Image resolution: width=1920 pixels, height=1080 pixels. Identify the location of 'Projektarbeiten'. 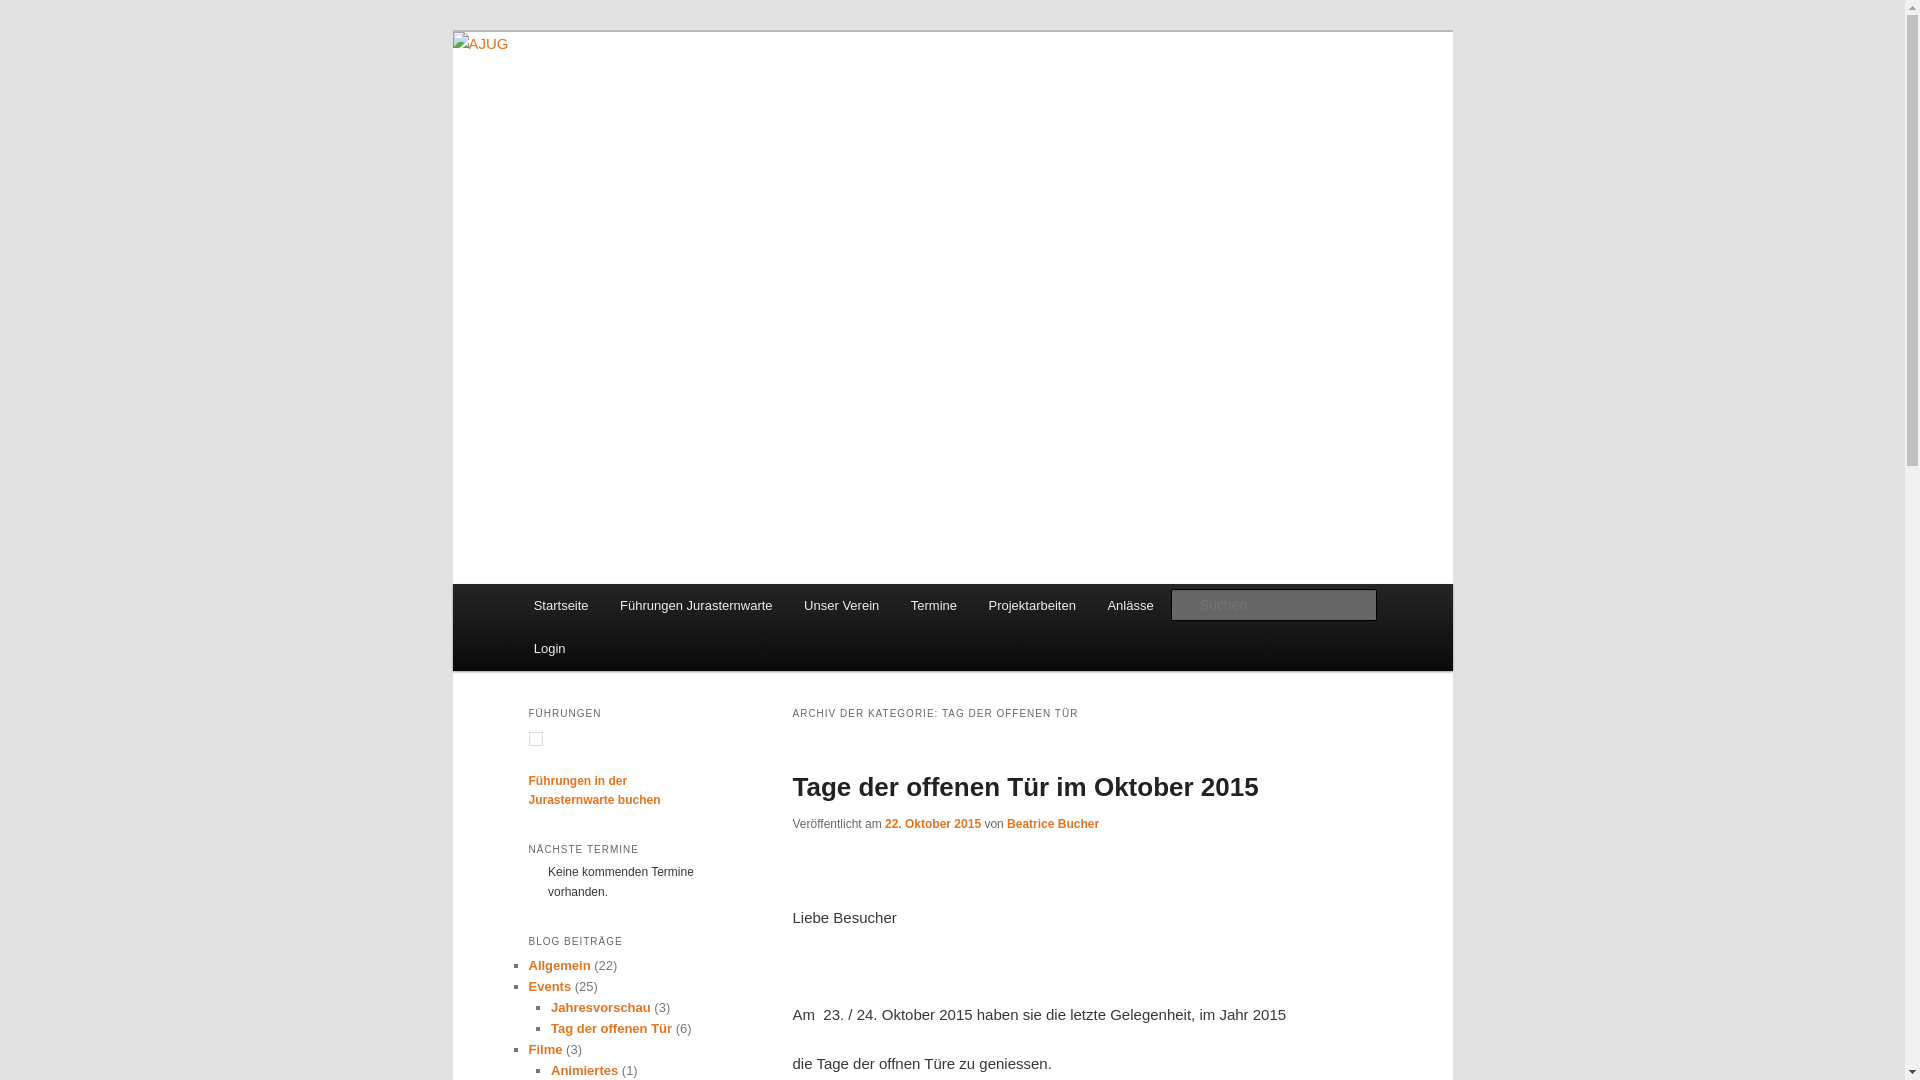
(1032, 604).